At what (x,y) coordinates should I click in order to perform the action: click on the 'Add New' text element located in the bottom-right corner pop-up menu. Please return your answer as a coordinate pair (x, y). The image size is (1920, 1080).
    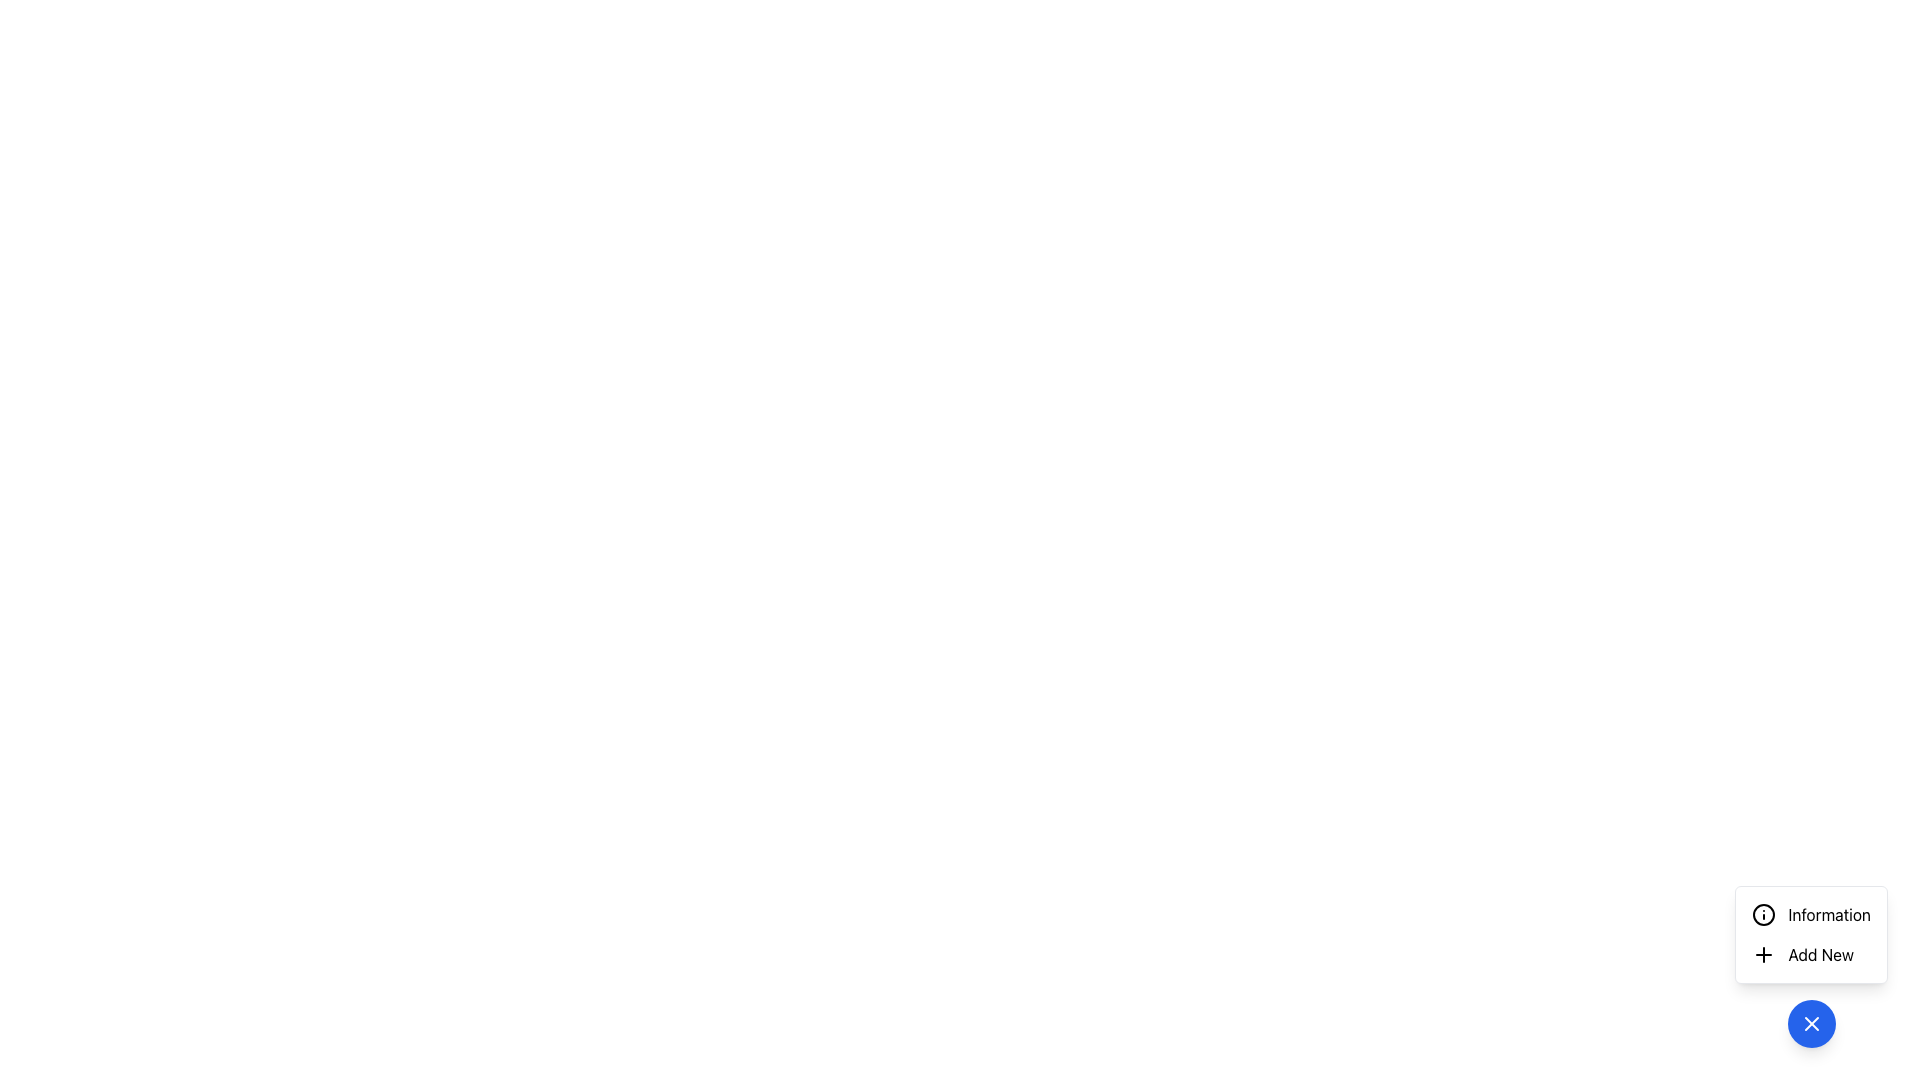
    Looking at the image, I should click on (1821, 954).